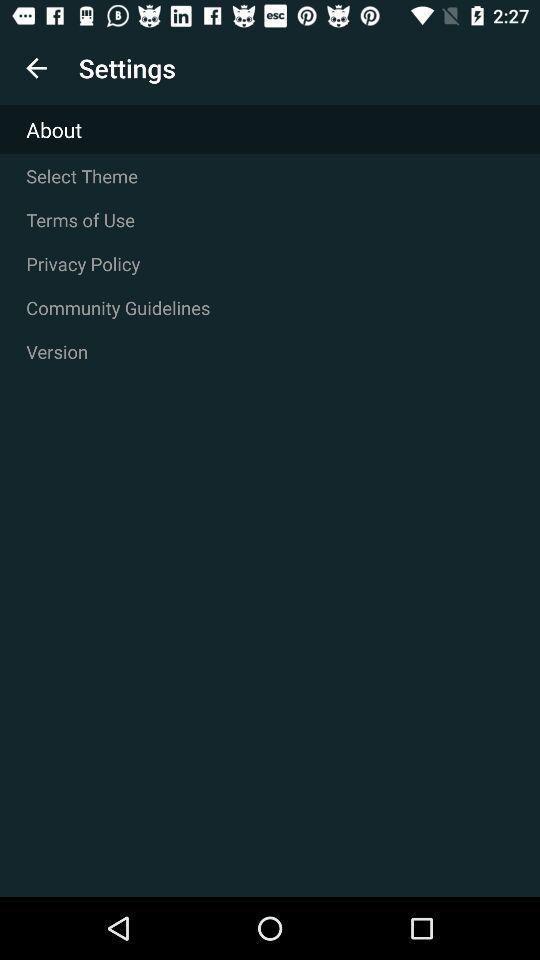  I want to click on the icon below the terms of use, so click(270, 263).